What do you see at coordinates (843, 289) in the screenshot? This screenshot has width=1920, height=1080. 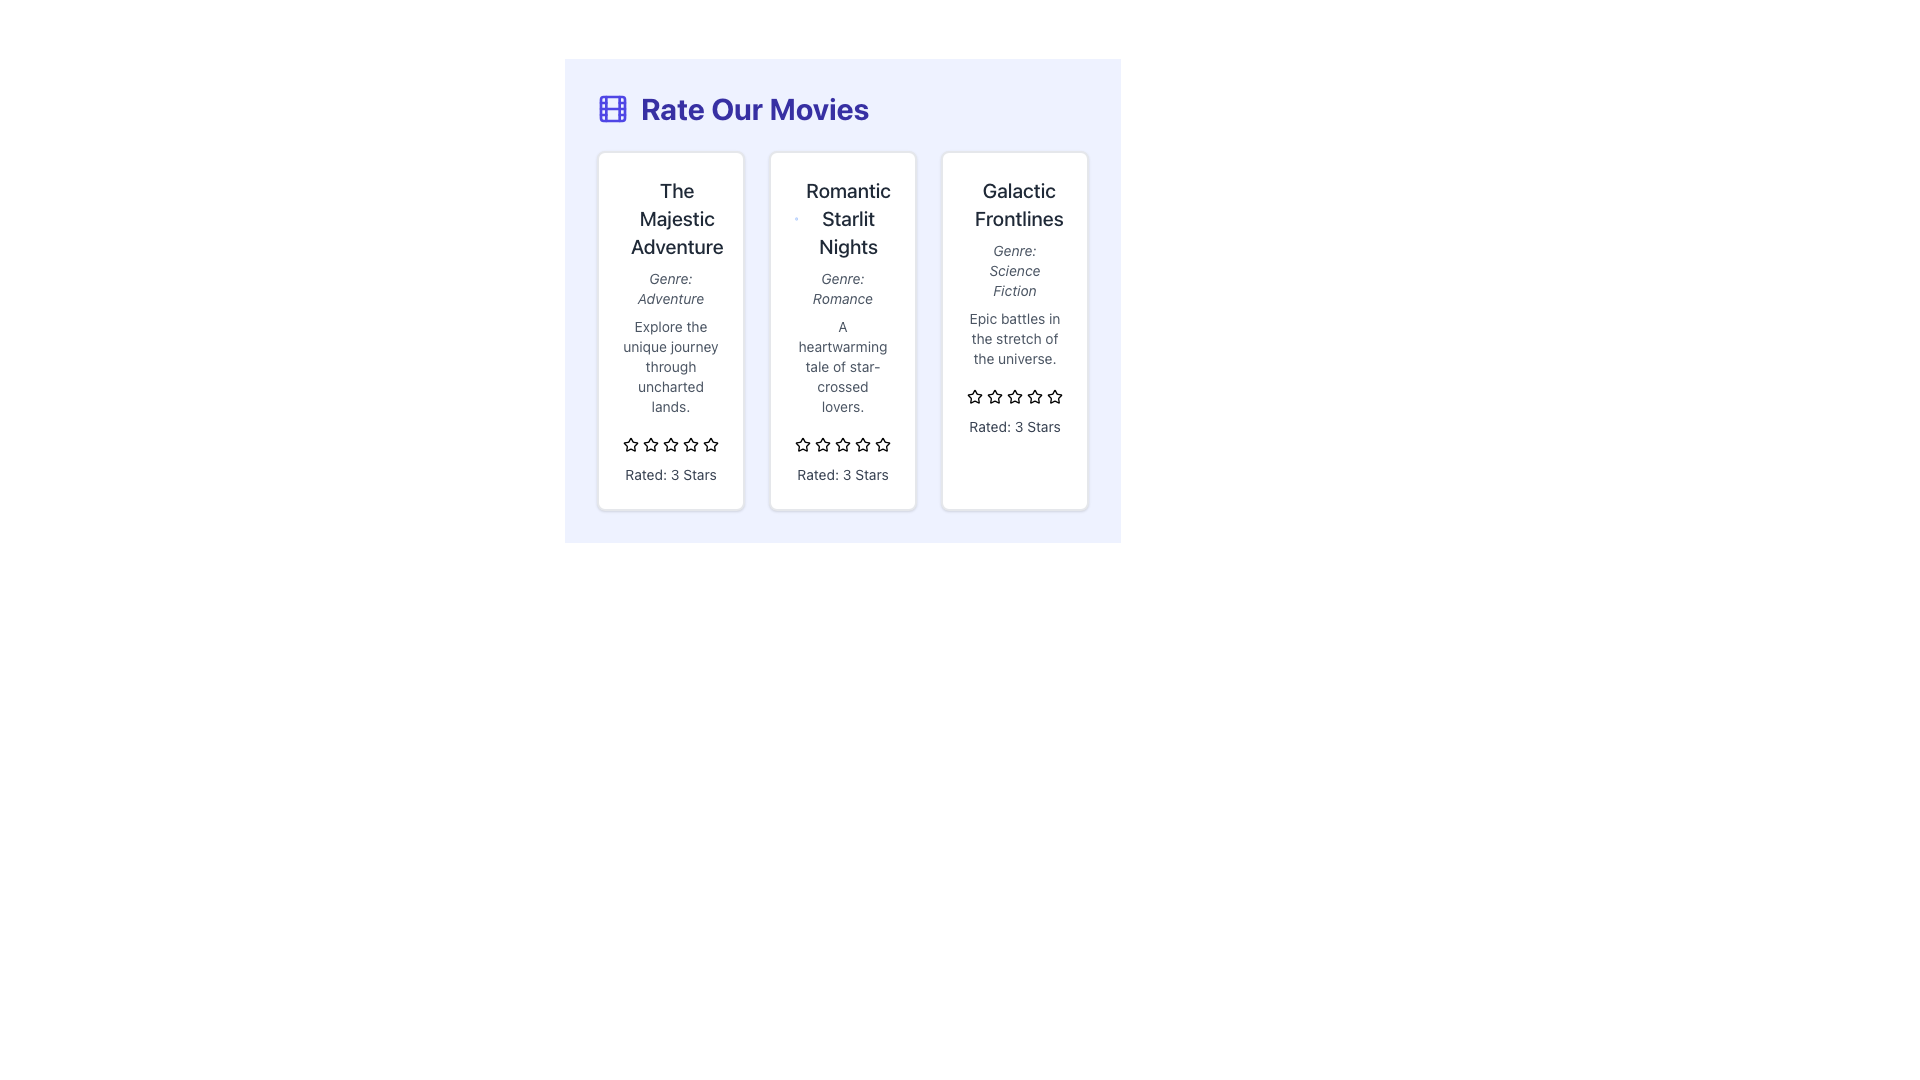 I see `the text element that provides information about the genre of the item described in the second card titled 'Romantic Starlit Nights'` at bounding box center [843, 289].